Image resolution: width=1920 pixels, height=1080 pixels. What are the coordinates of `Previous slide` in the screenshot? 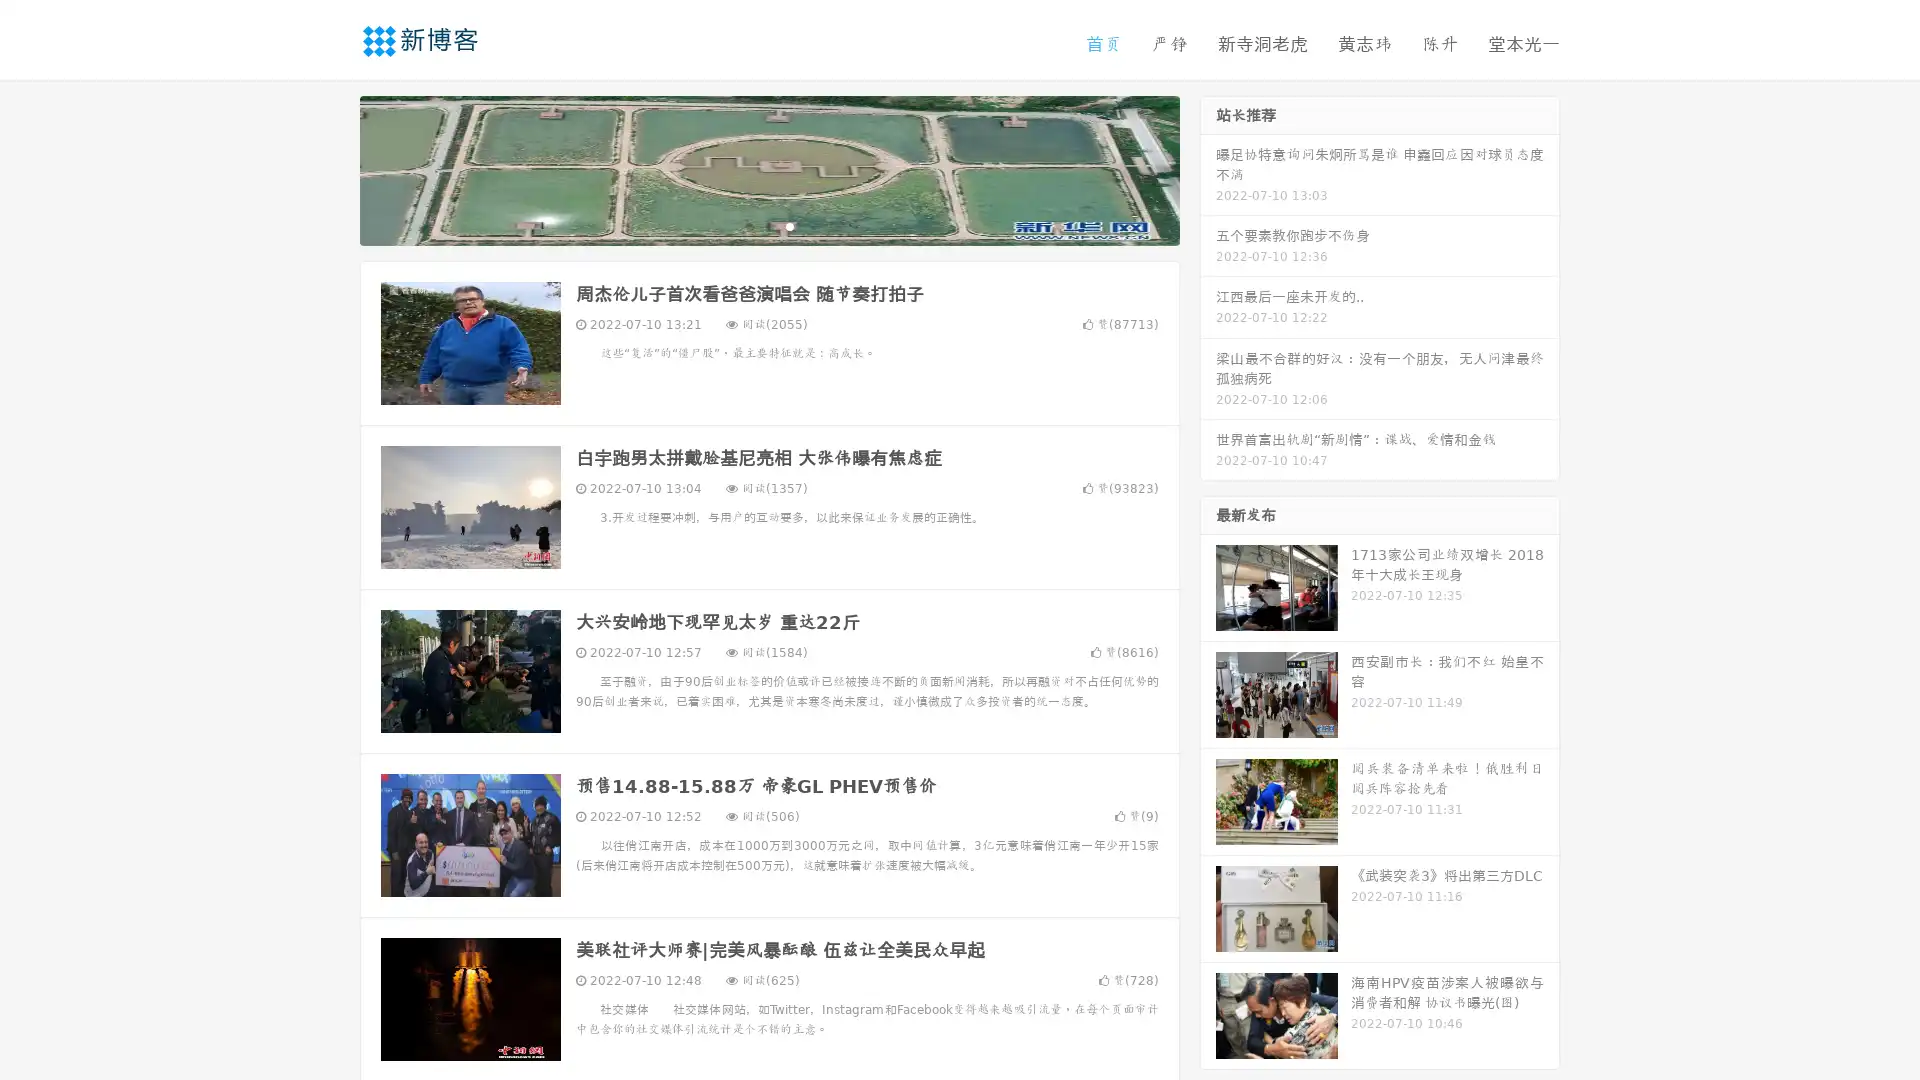 It's located at (330, 168).